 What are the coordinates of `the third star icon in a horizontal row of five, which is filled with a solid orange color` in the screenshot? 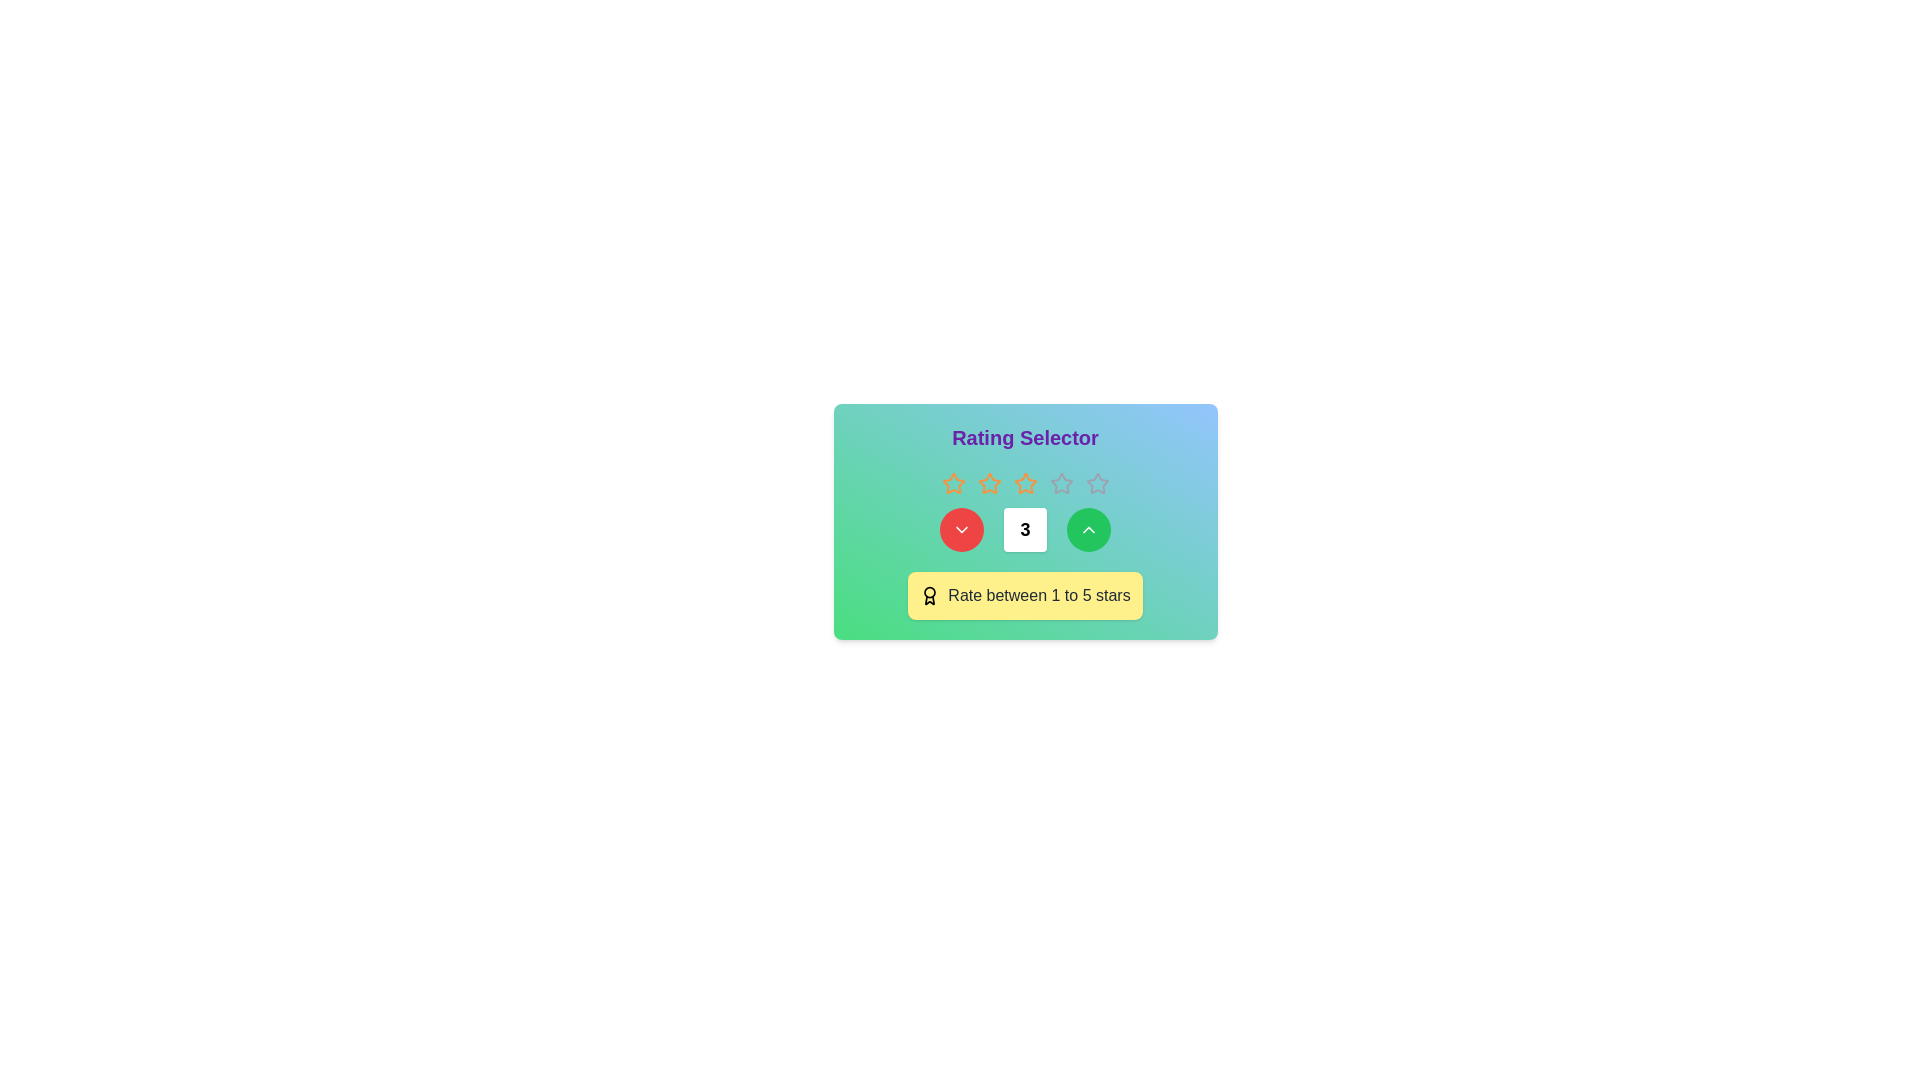 It's located at (1025, 483).